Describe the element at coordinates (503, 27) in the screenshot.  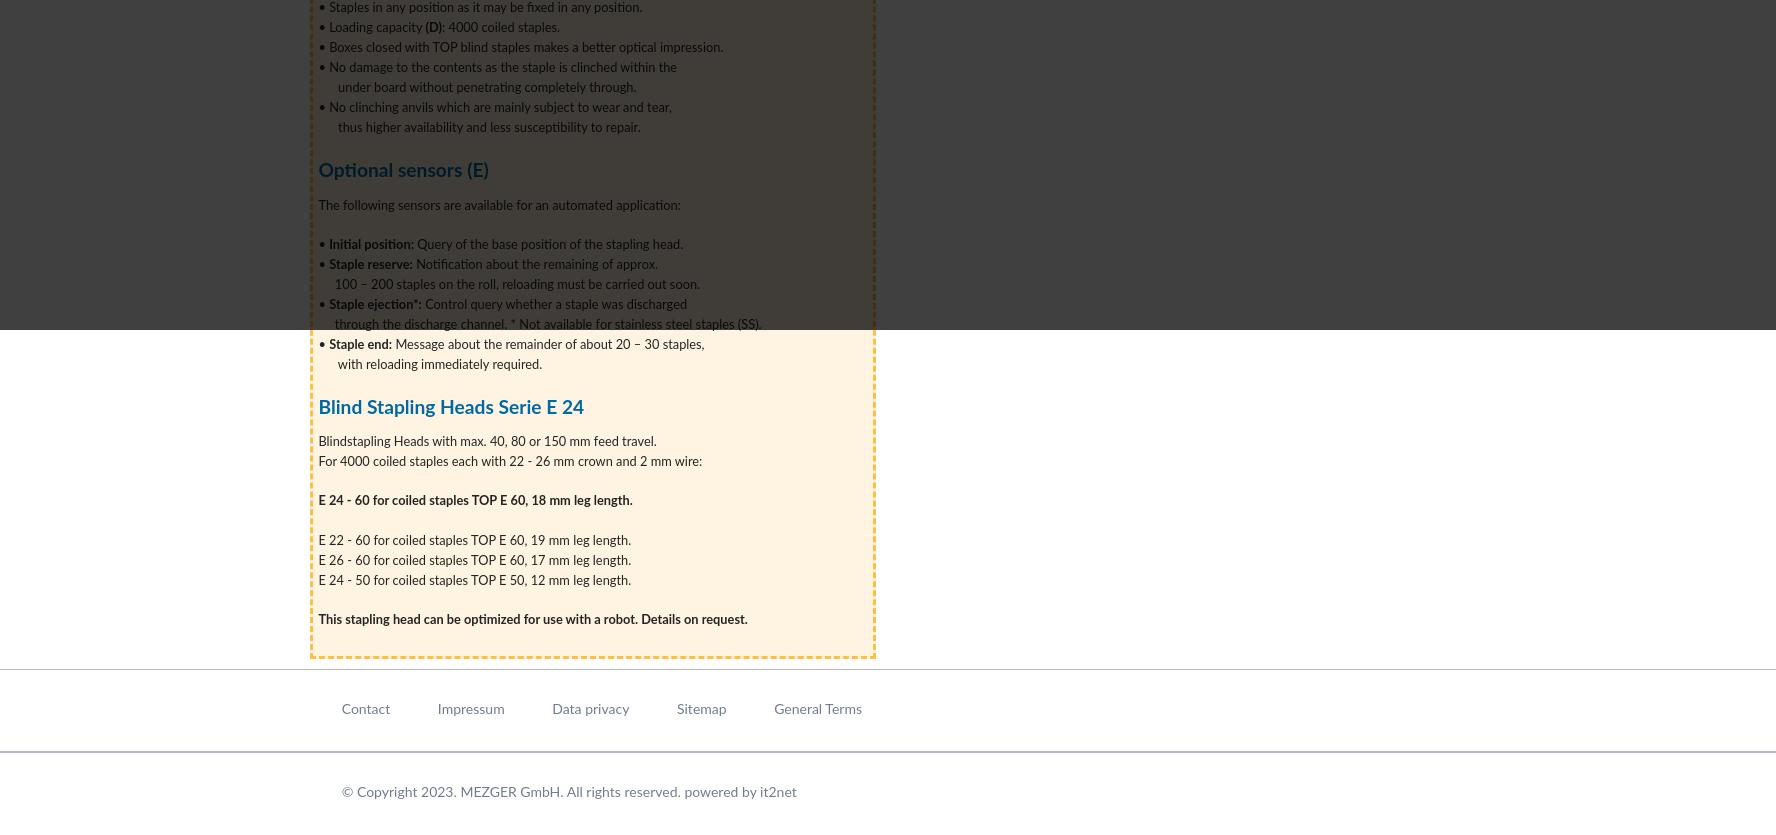
I see `': 4000 coiled staples.'` at that location.